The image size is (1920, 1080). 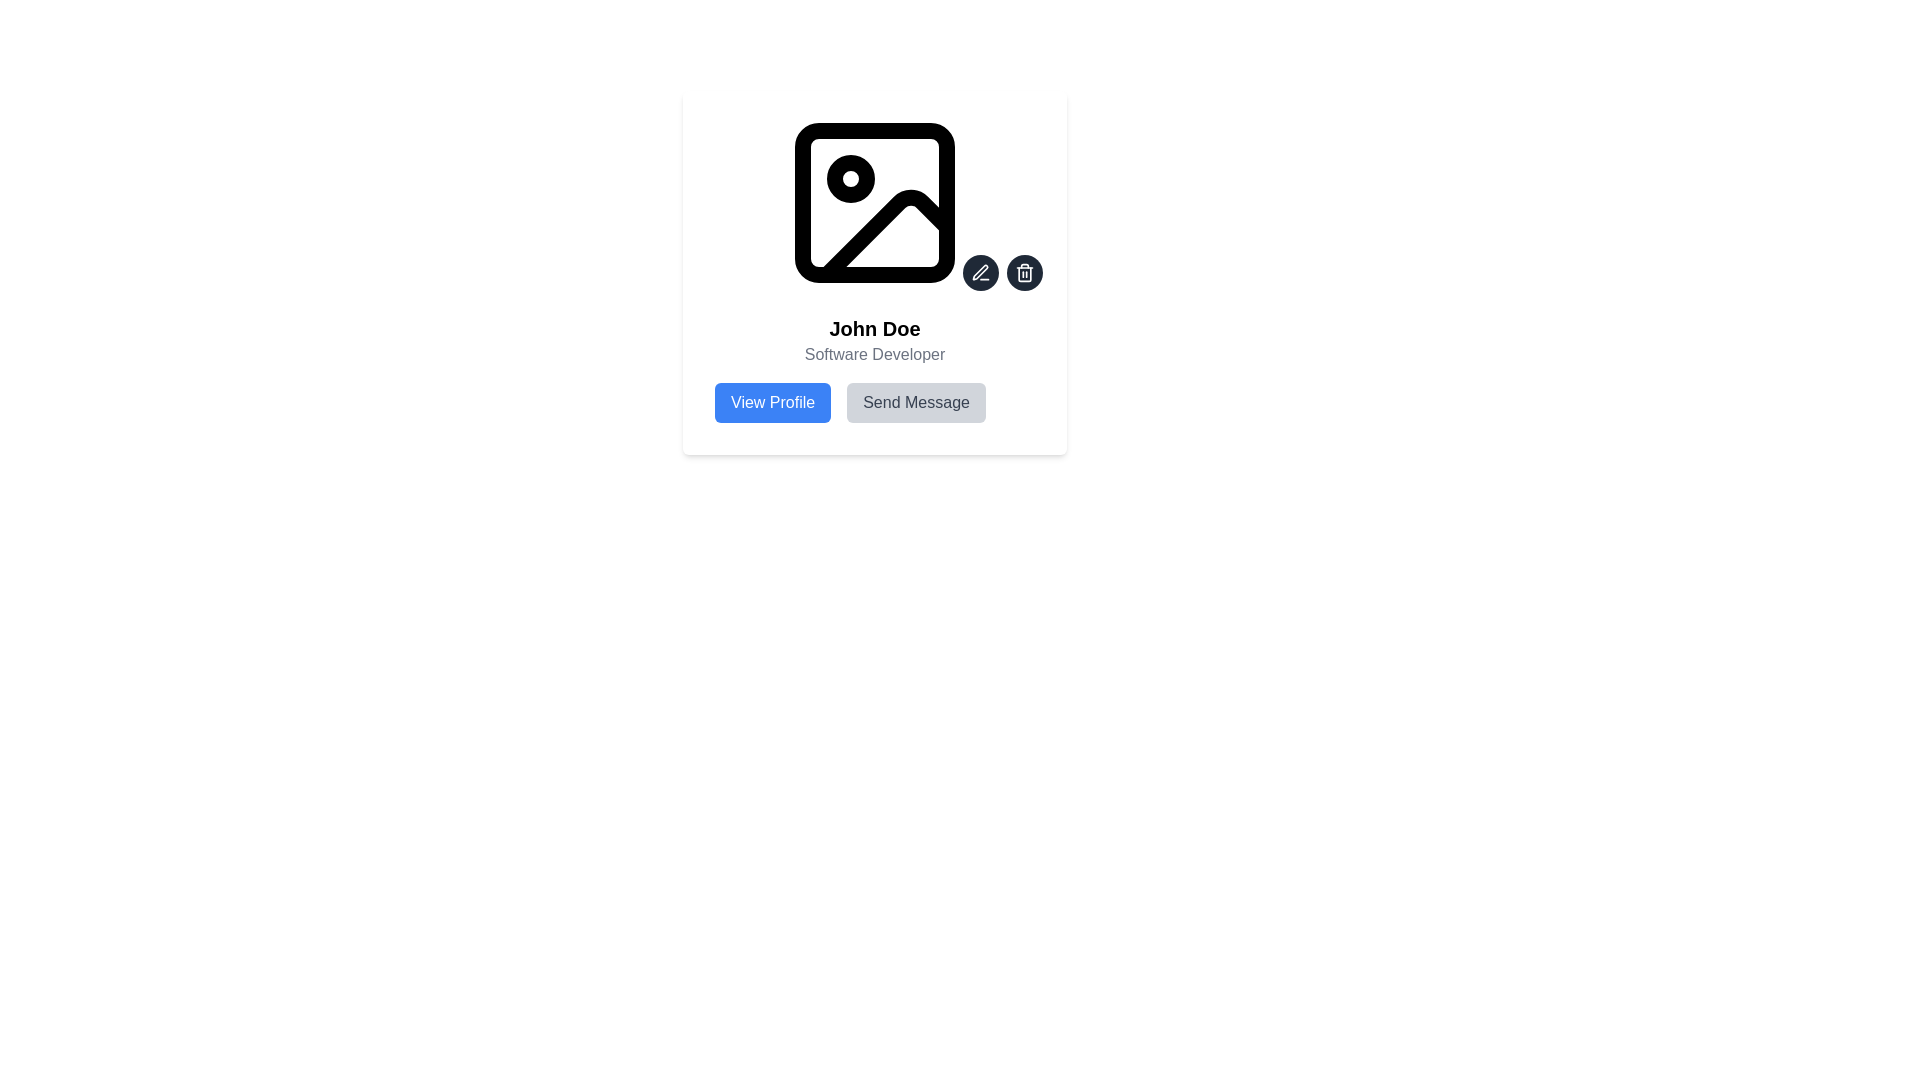 I want to click on the edit button located in the top-right corner of the profile card, adjacent to the delete icon, so click(x=980, y=273).